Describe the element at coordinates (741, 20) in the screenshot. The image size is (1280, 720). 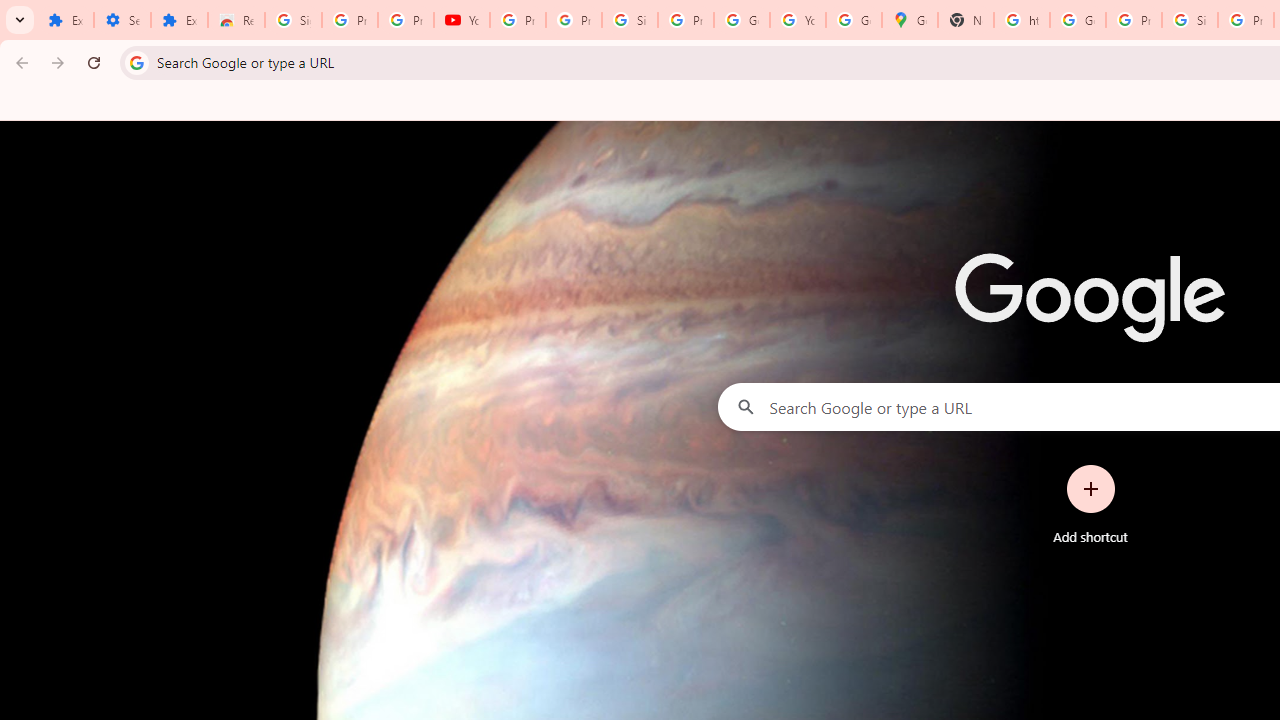
I see `'Google Account'` at that location.